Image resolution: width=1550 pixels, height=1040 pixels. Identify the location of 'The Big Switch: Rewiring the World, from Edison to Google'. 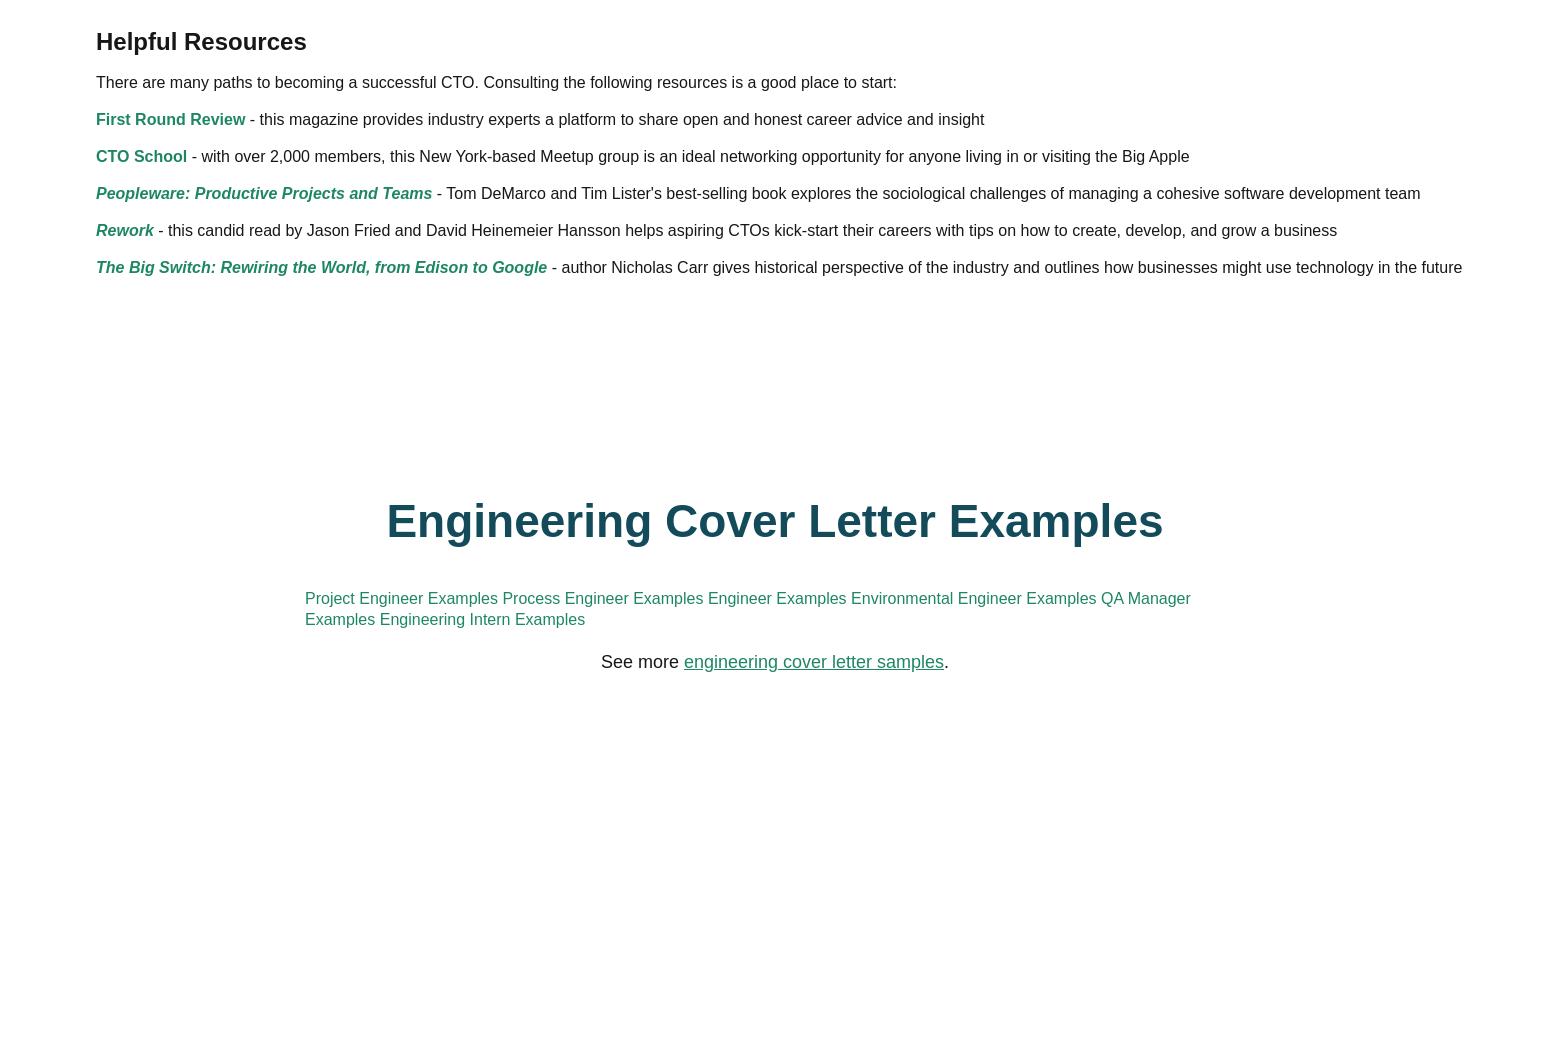
(676, 999).